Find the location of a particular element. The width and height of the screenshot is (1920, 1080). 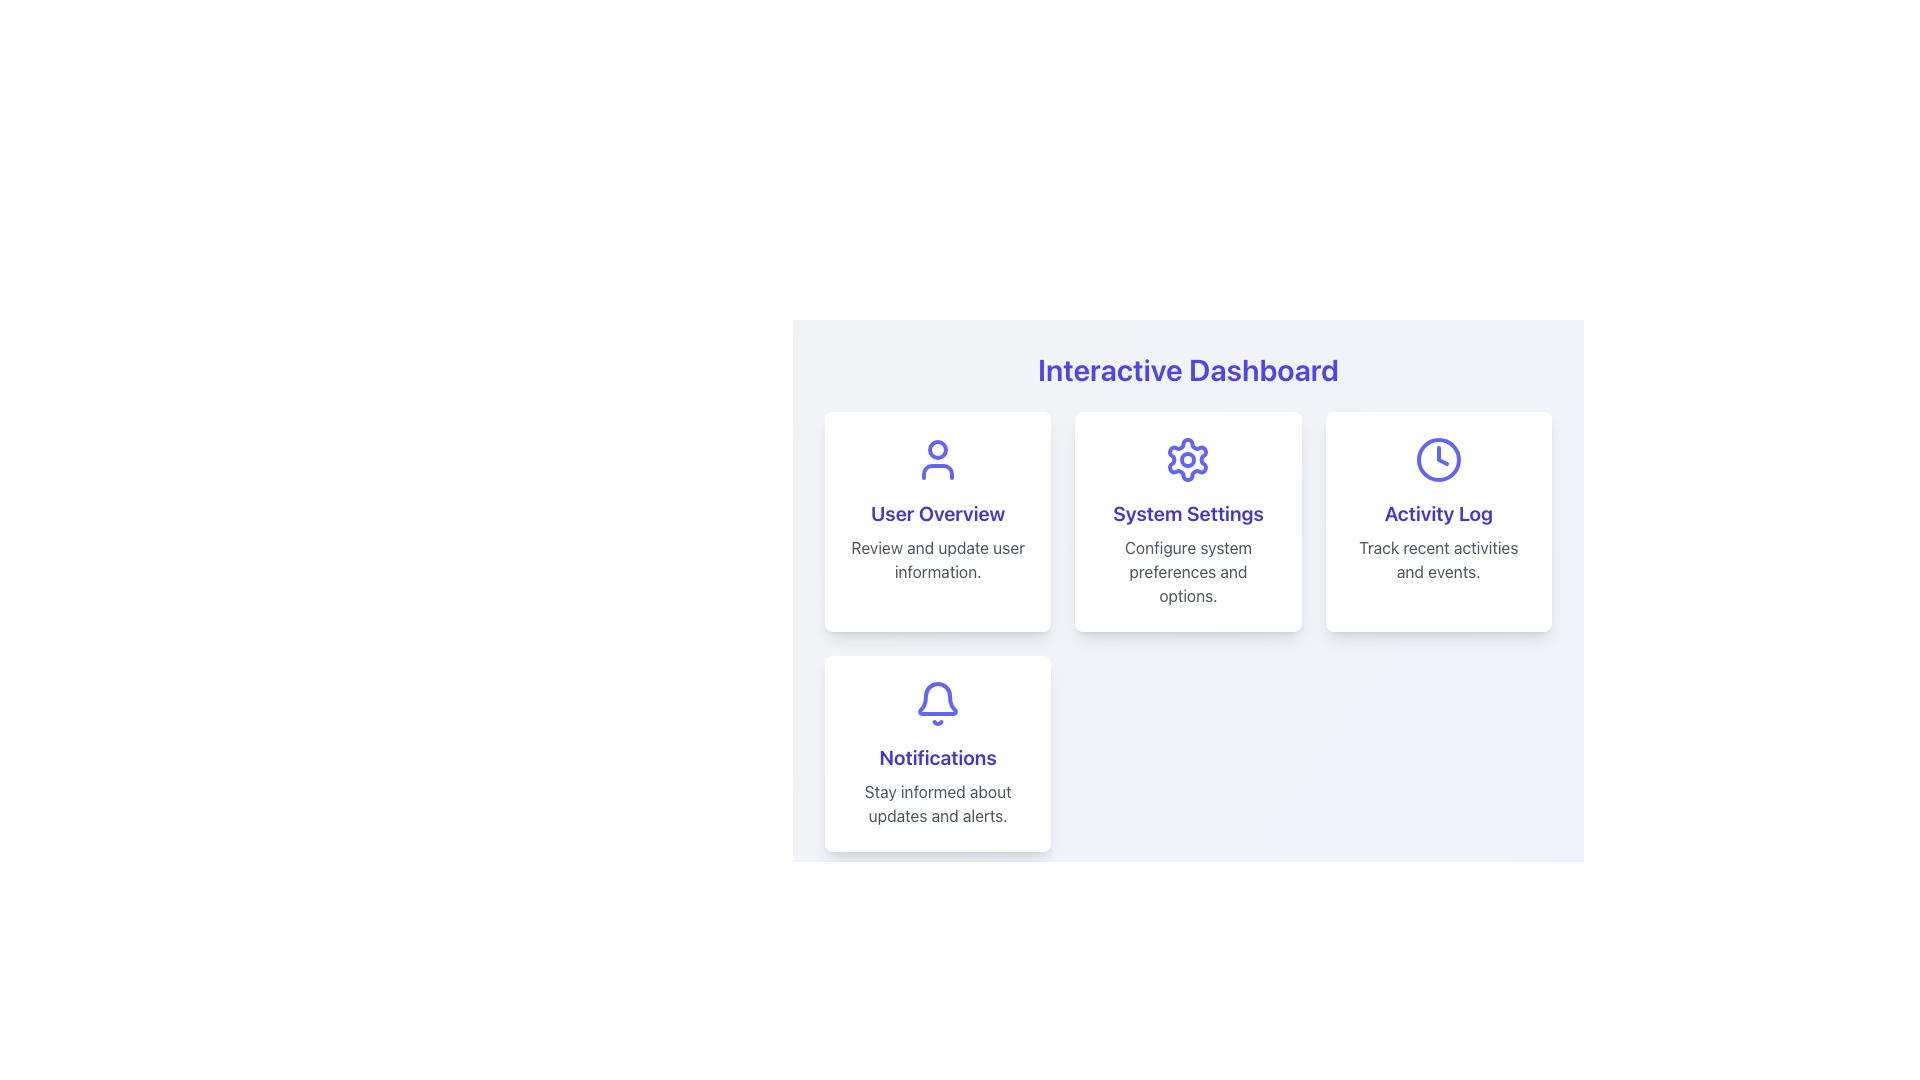

the descriptive subtitle text element located below the 'Notifications' title and bell icon within the Notifications card on the dashboard is located at coordinates (937, 802).